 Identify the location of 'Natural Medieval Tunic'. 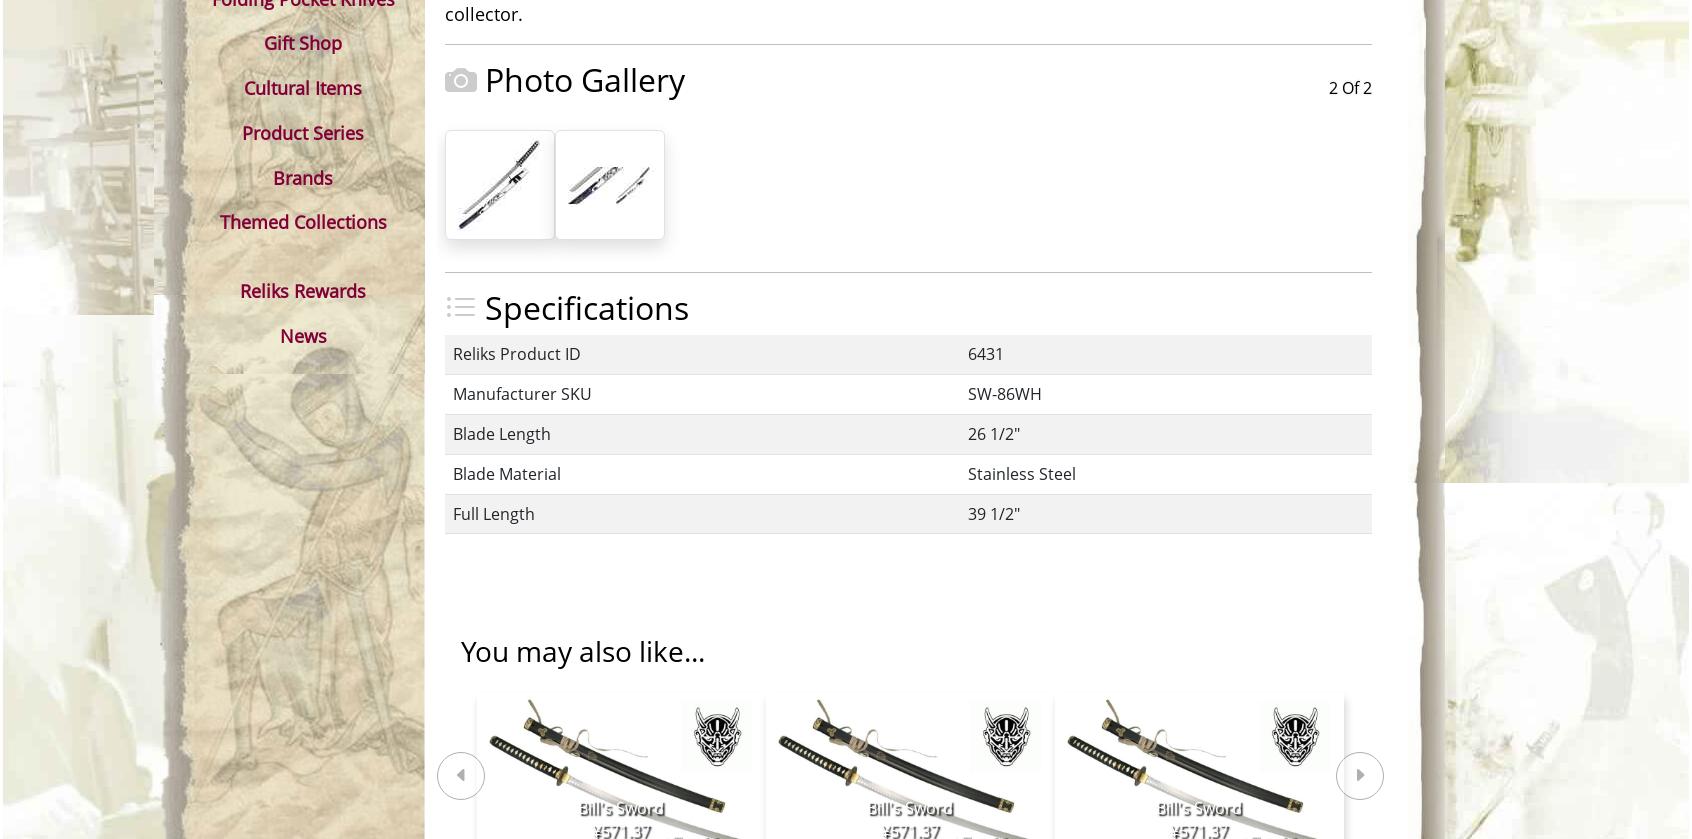
(776, 658).